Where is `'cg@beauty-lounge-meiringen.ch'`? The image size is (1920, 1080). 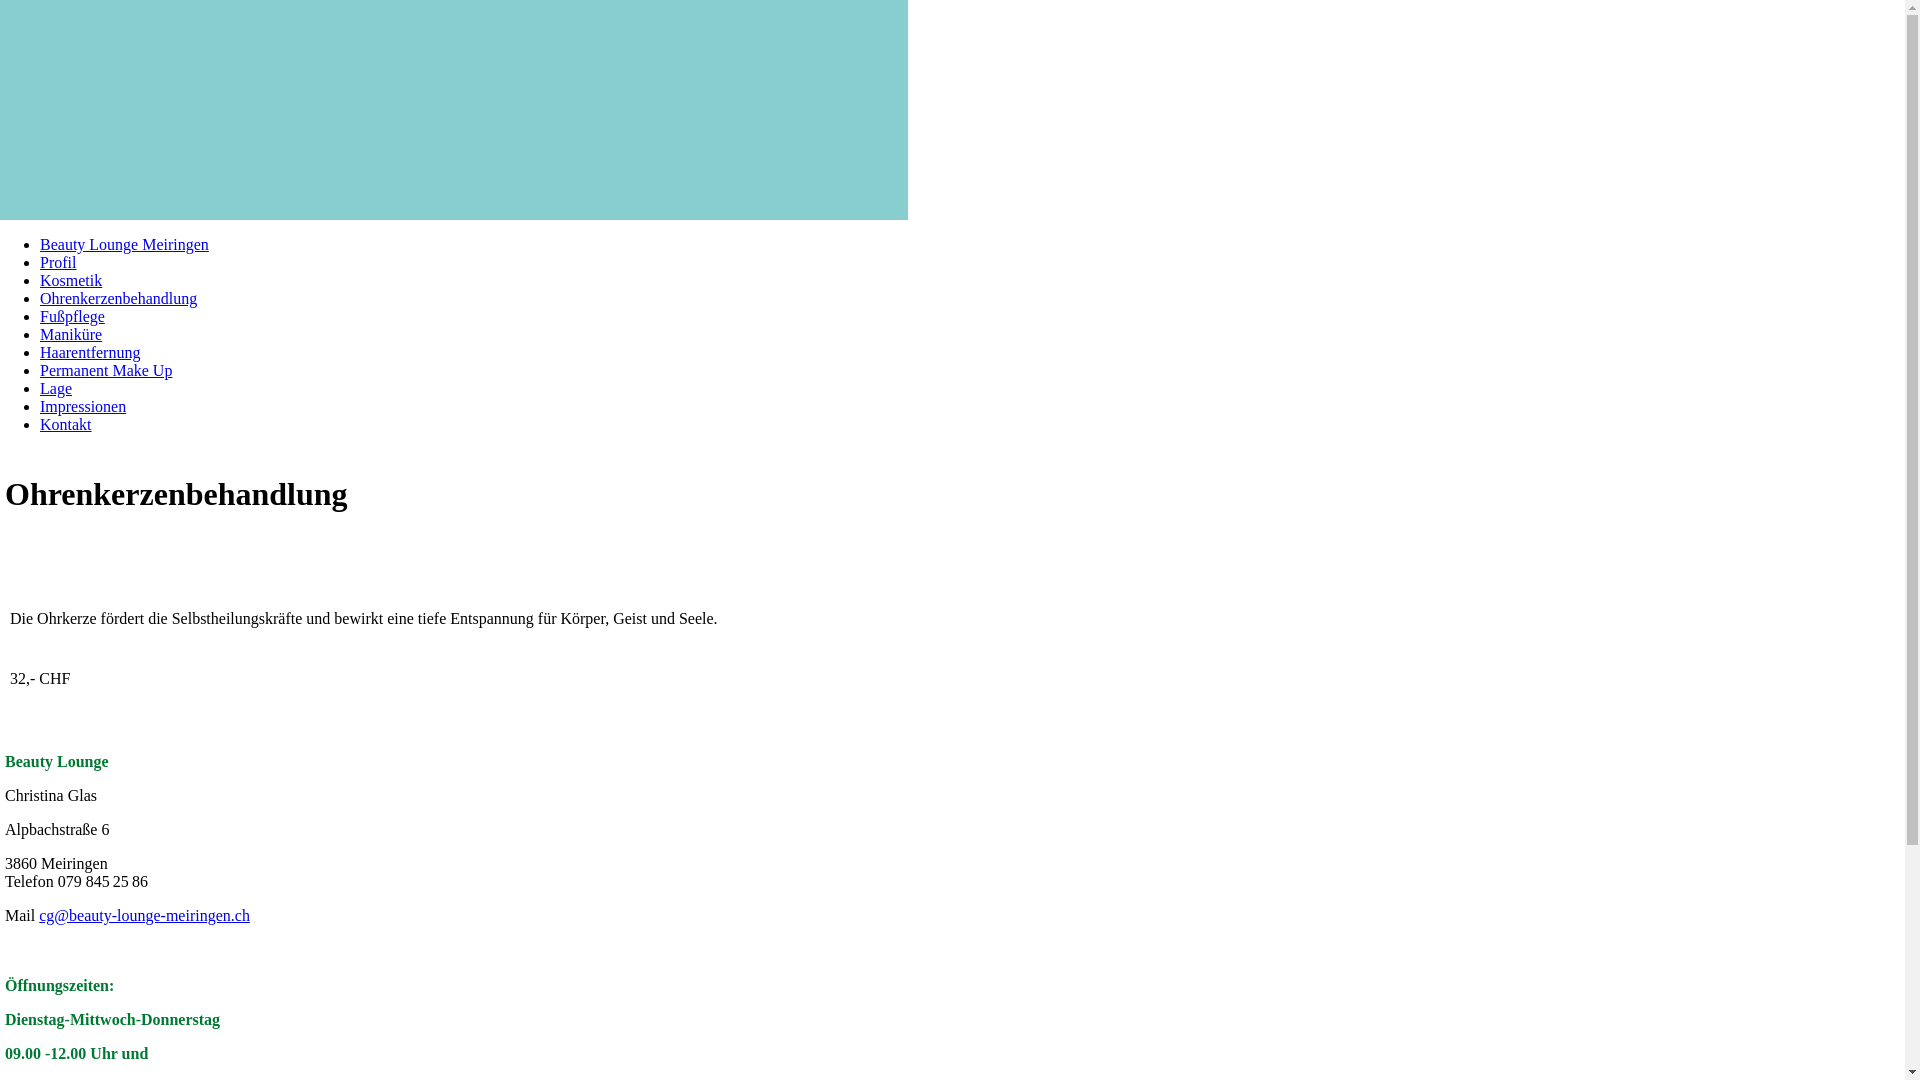 'cg@beauty-lounge-meiringen.ch' is located at coordinates (143, 915).